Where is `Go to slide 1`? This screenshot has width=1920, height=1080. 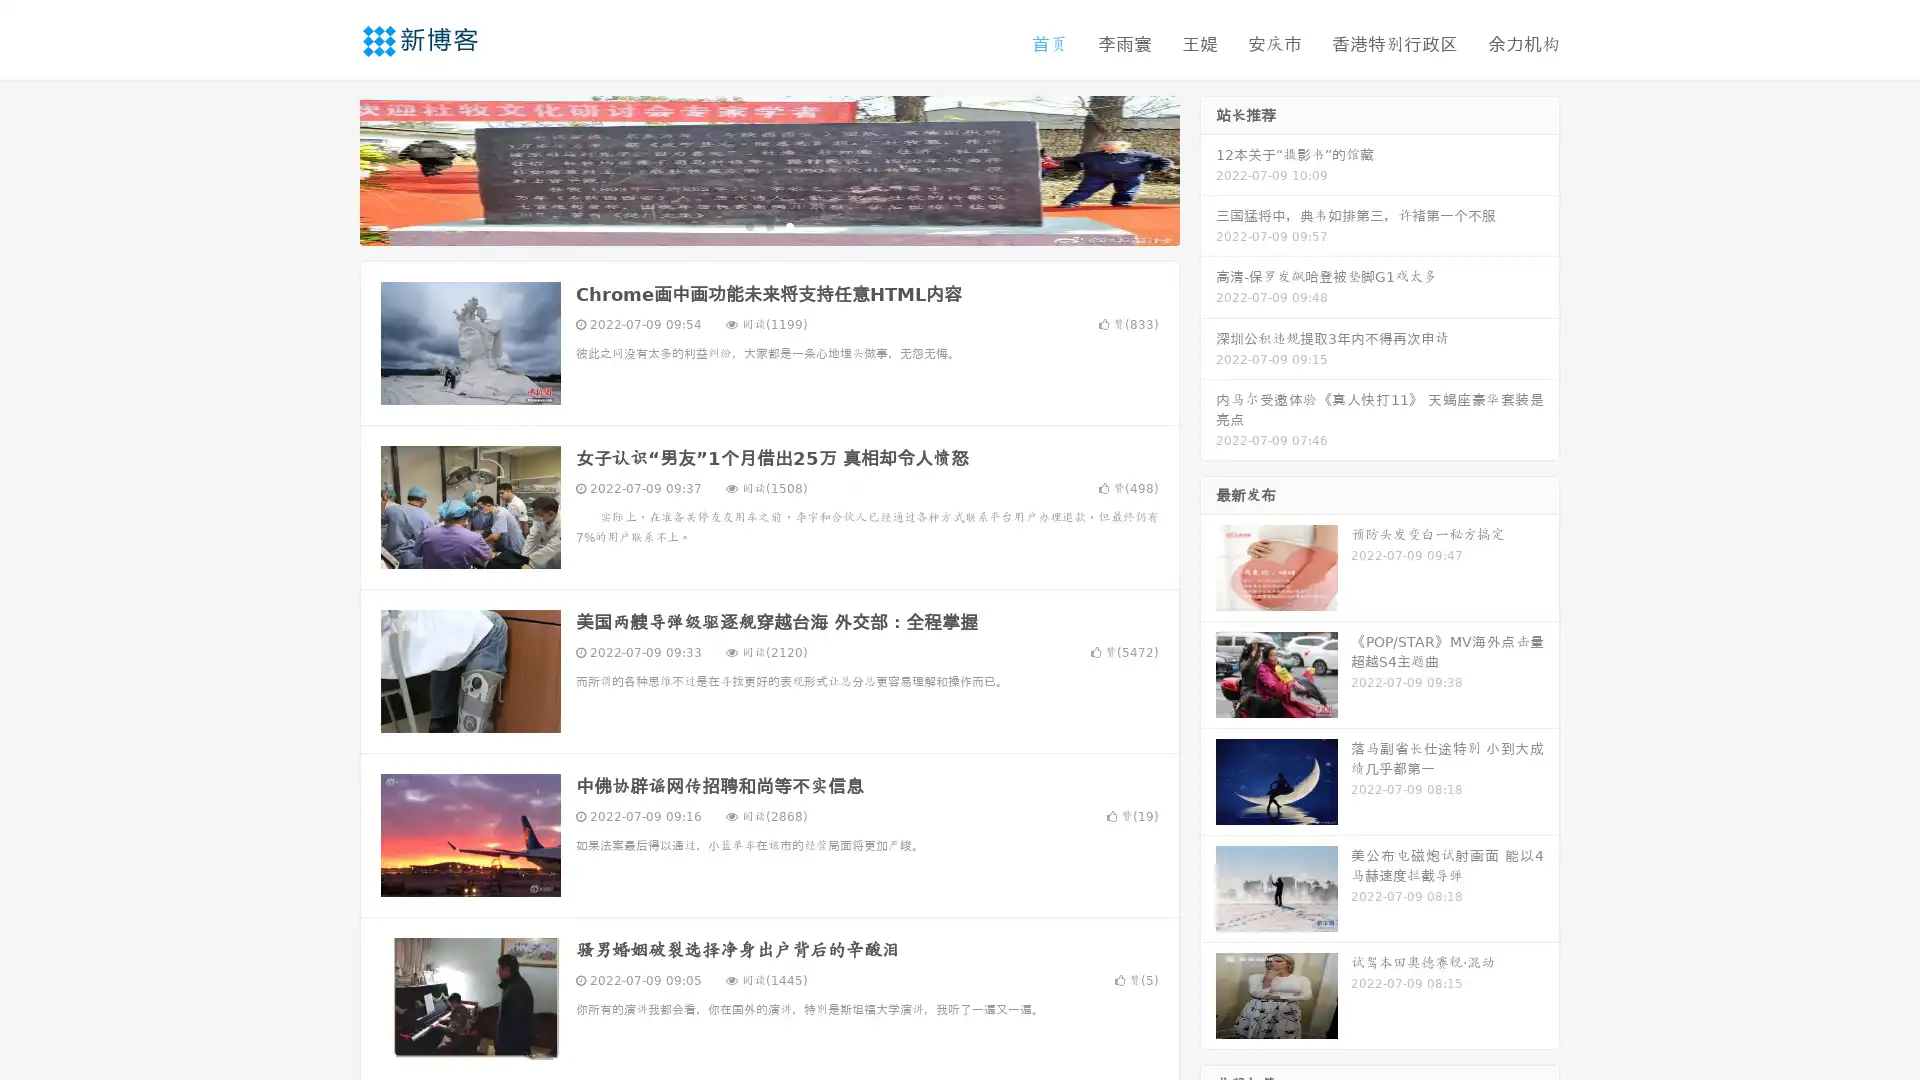 Go to slide 1 is located at coordinates (748, 225).